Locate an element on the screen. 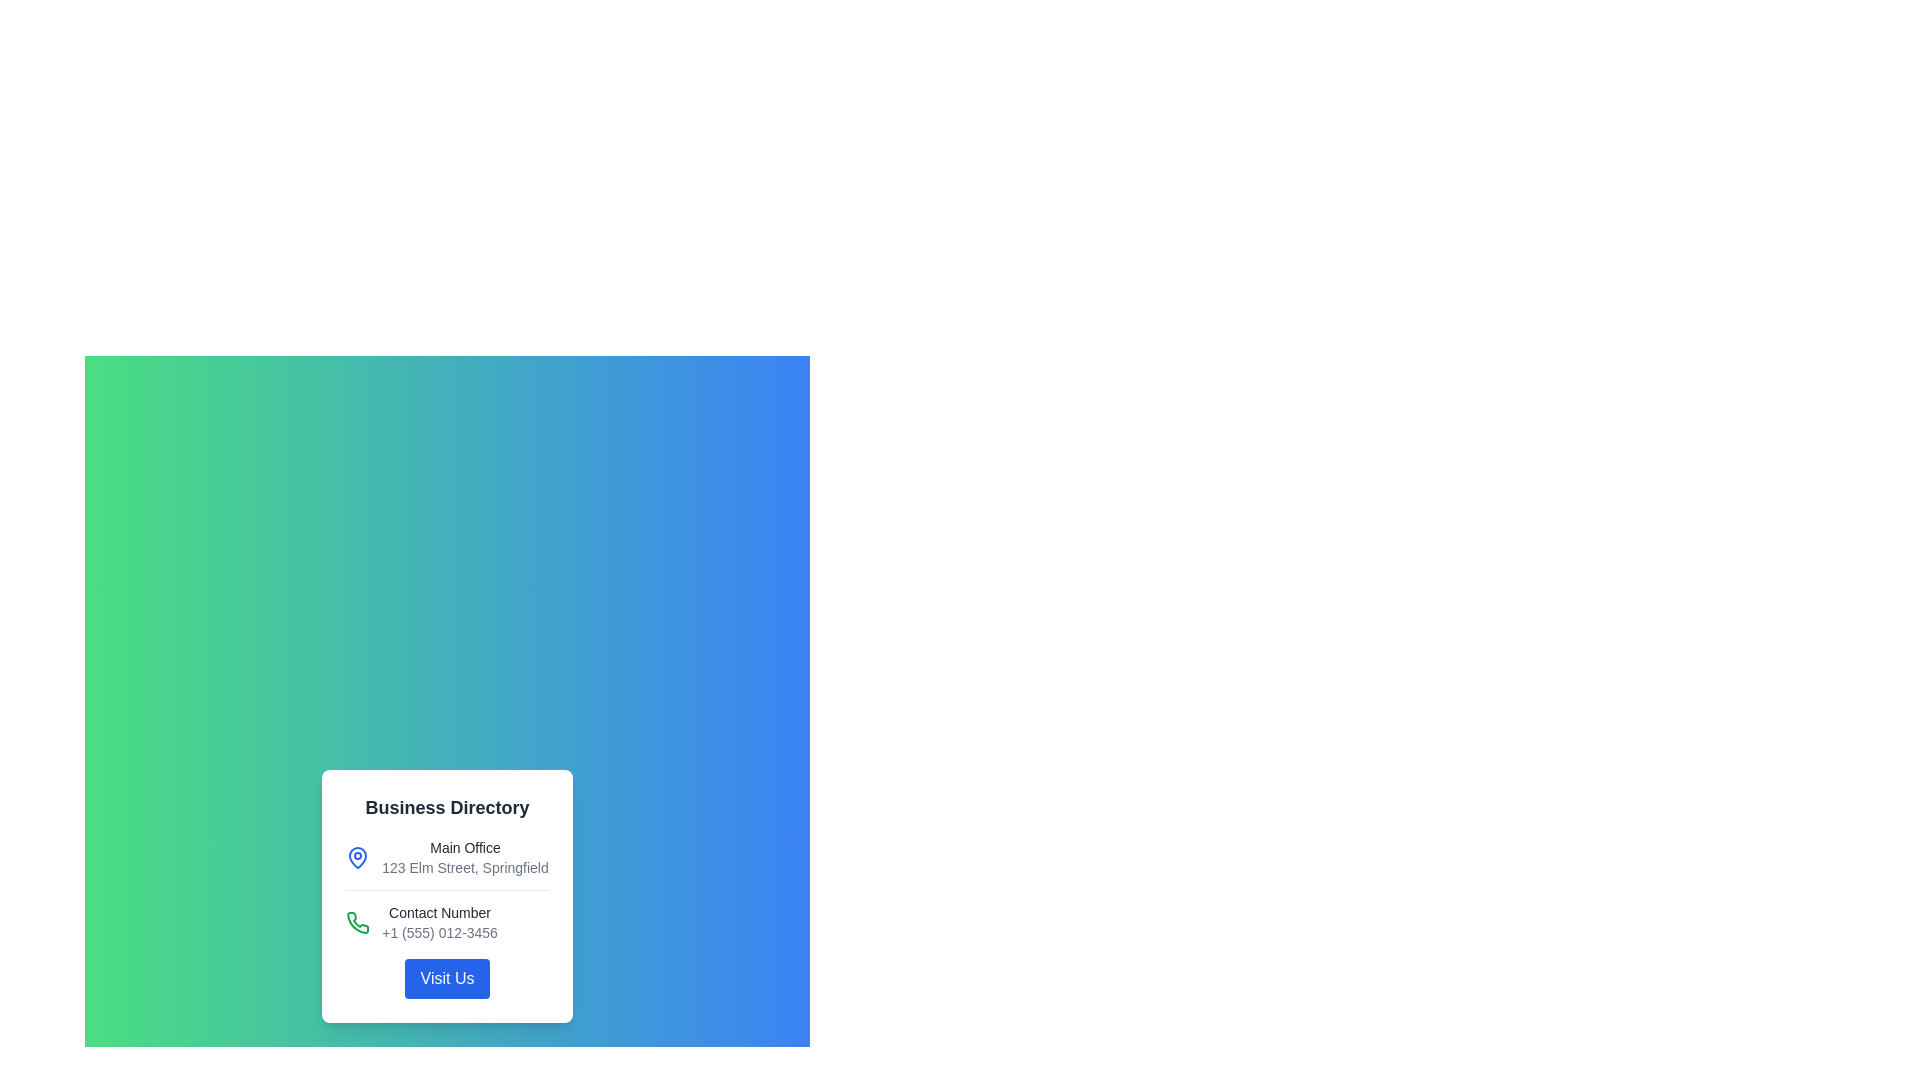 Image resolution: width=1920 pixels, height=1080 pixels. the button located below the 'Contact Number' section in the 'Business Directory' card to change its background color is located at coordinates (446, 977).